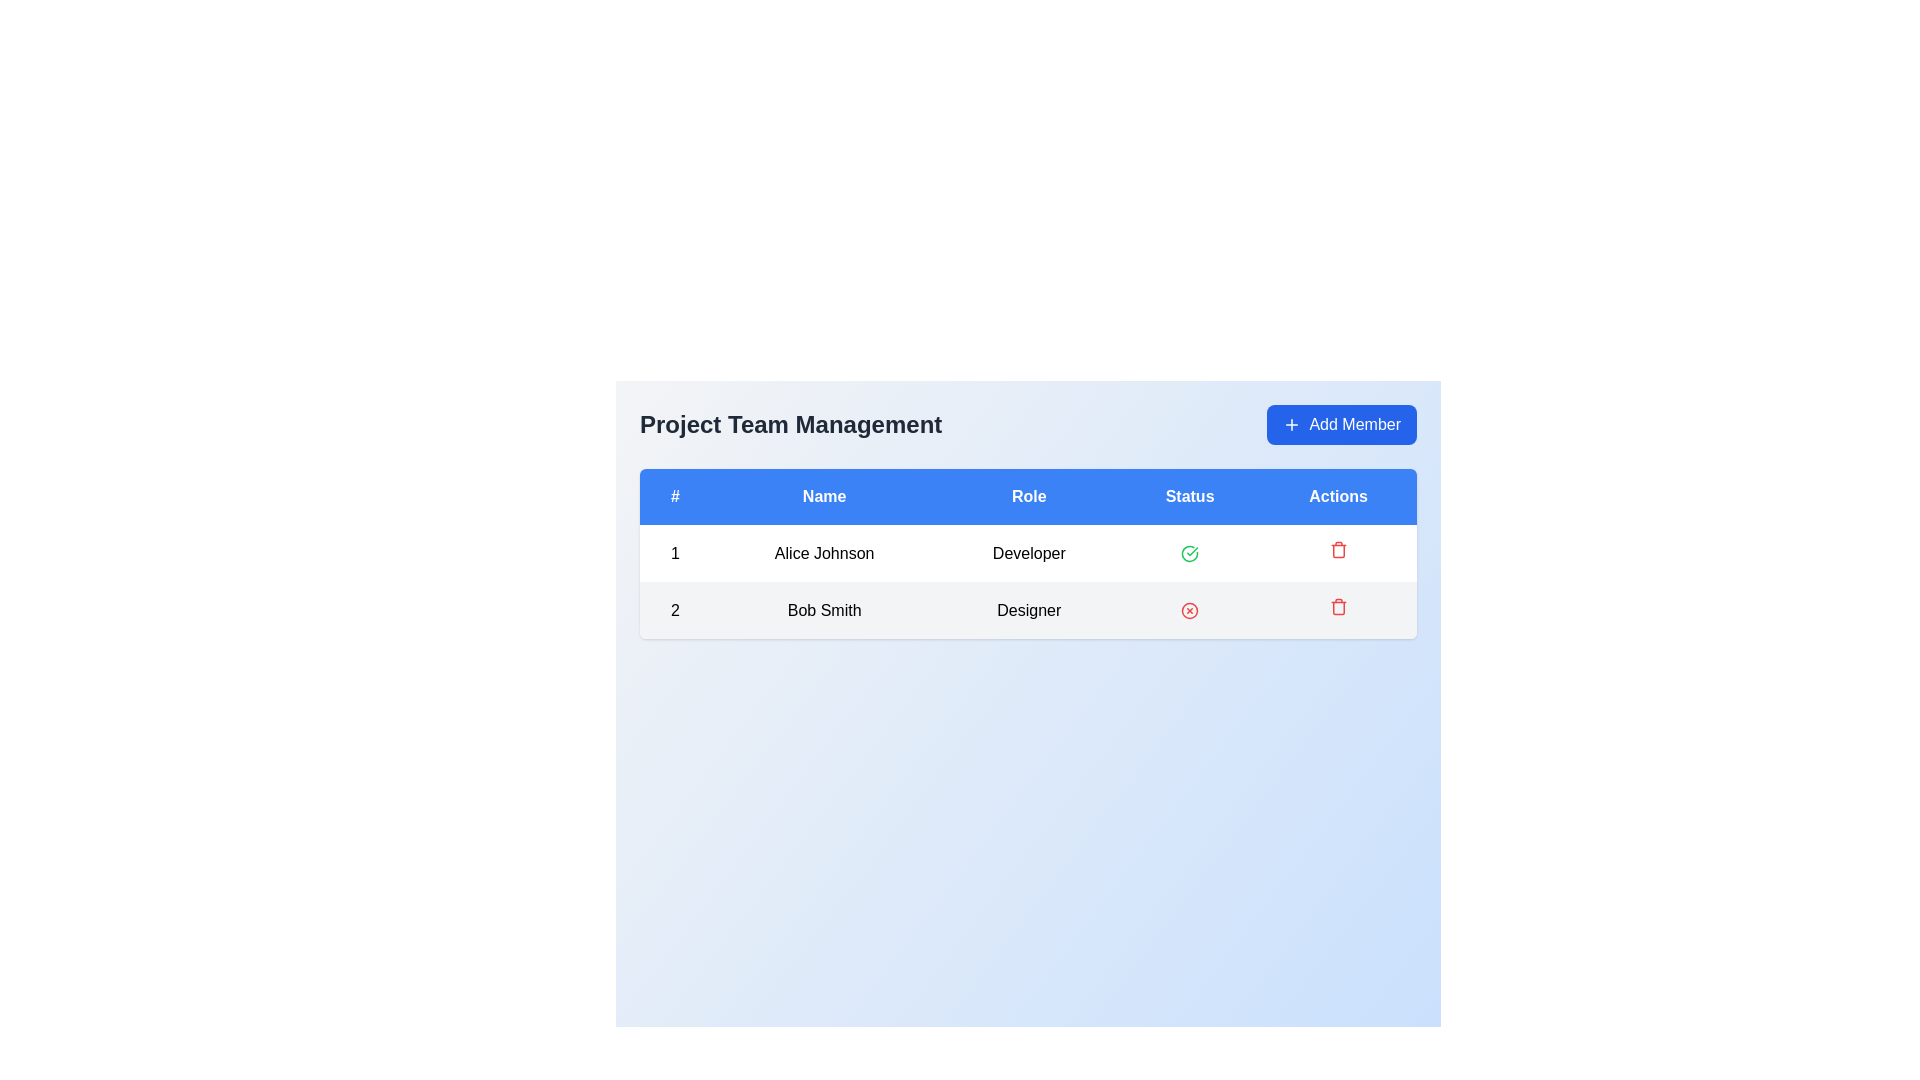 This screenshot has height=1080, width=1920. What do you see at coordinates (675, 553) in the screenshot?
I see `displayed numeral '1' in the first row of the table under the '#'' column, which is styled in black color and positioned before the 'Name' column containing 'Alice Johnson'` at bounding box center [675, 553].